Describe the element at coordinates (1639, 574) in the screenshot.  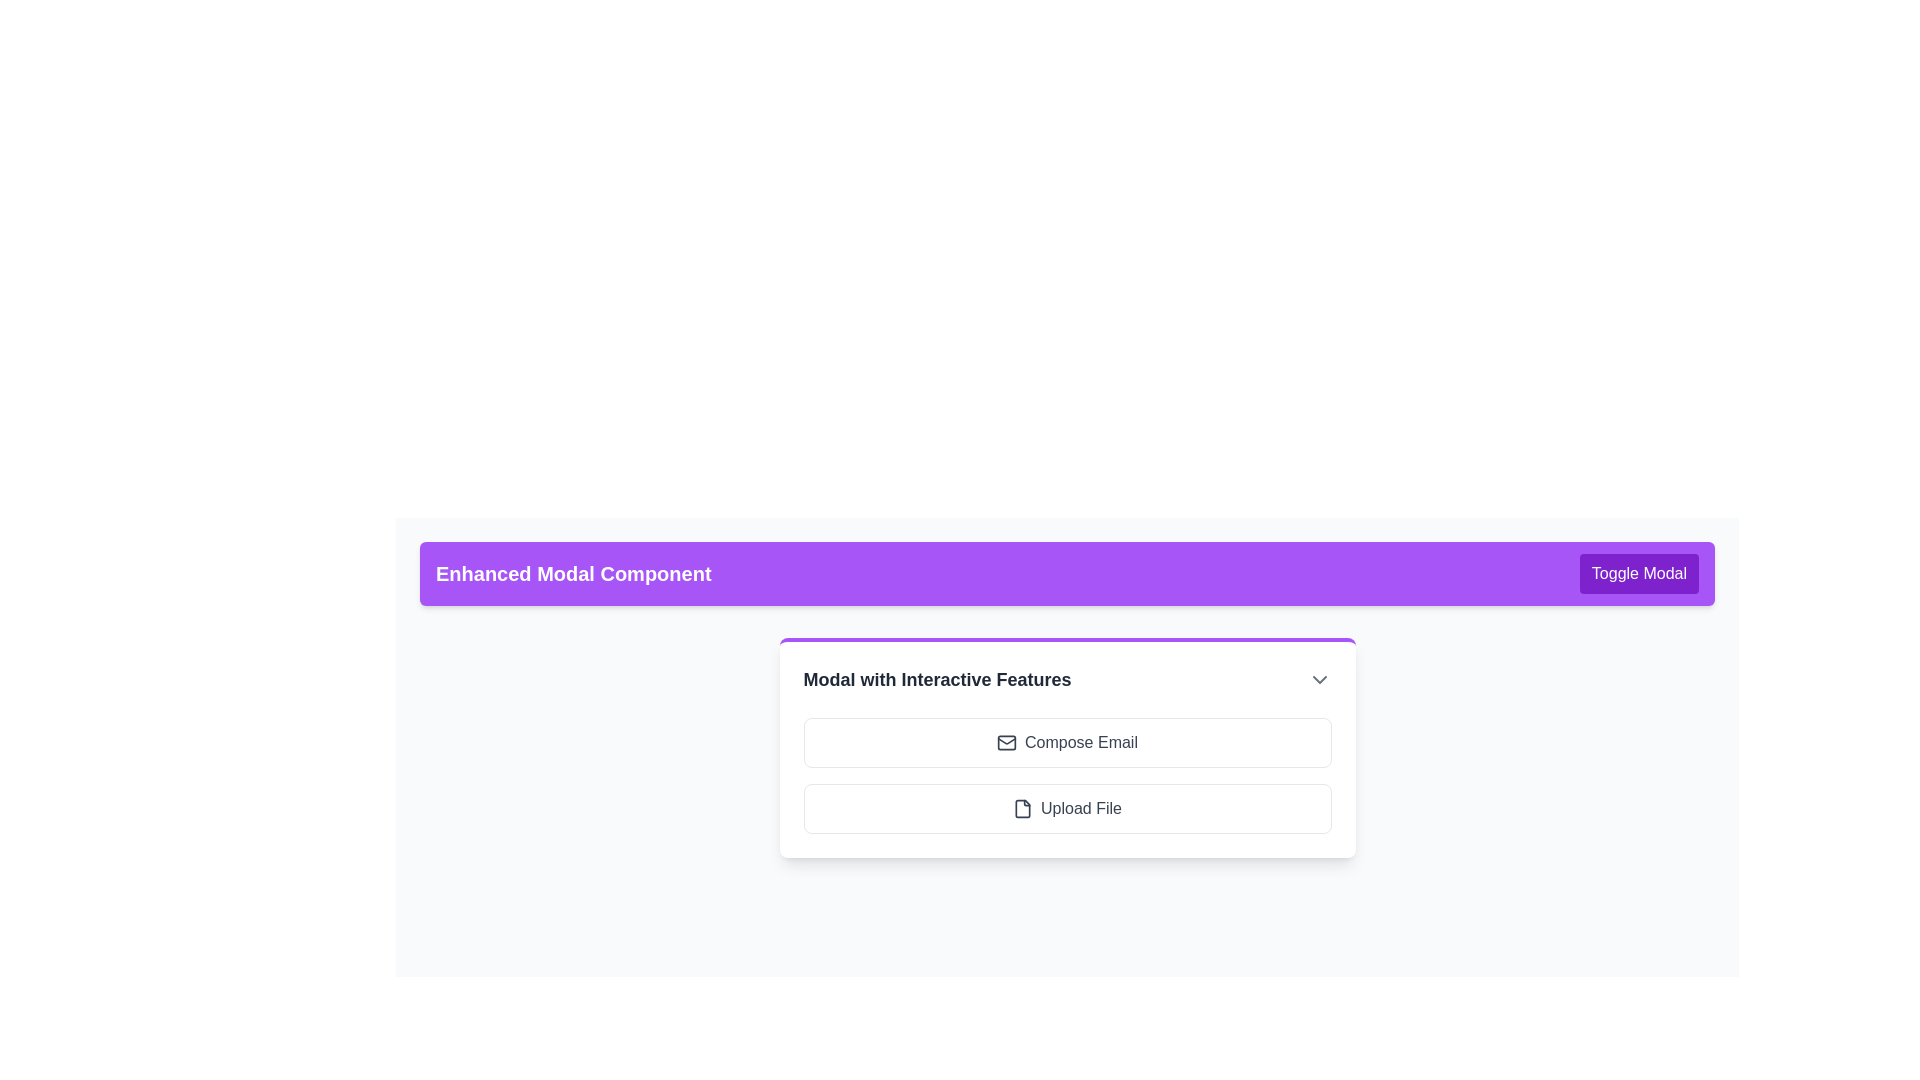
I see `the 'Toggle Modal' button with a purple background and white text` at that location.